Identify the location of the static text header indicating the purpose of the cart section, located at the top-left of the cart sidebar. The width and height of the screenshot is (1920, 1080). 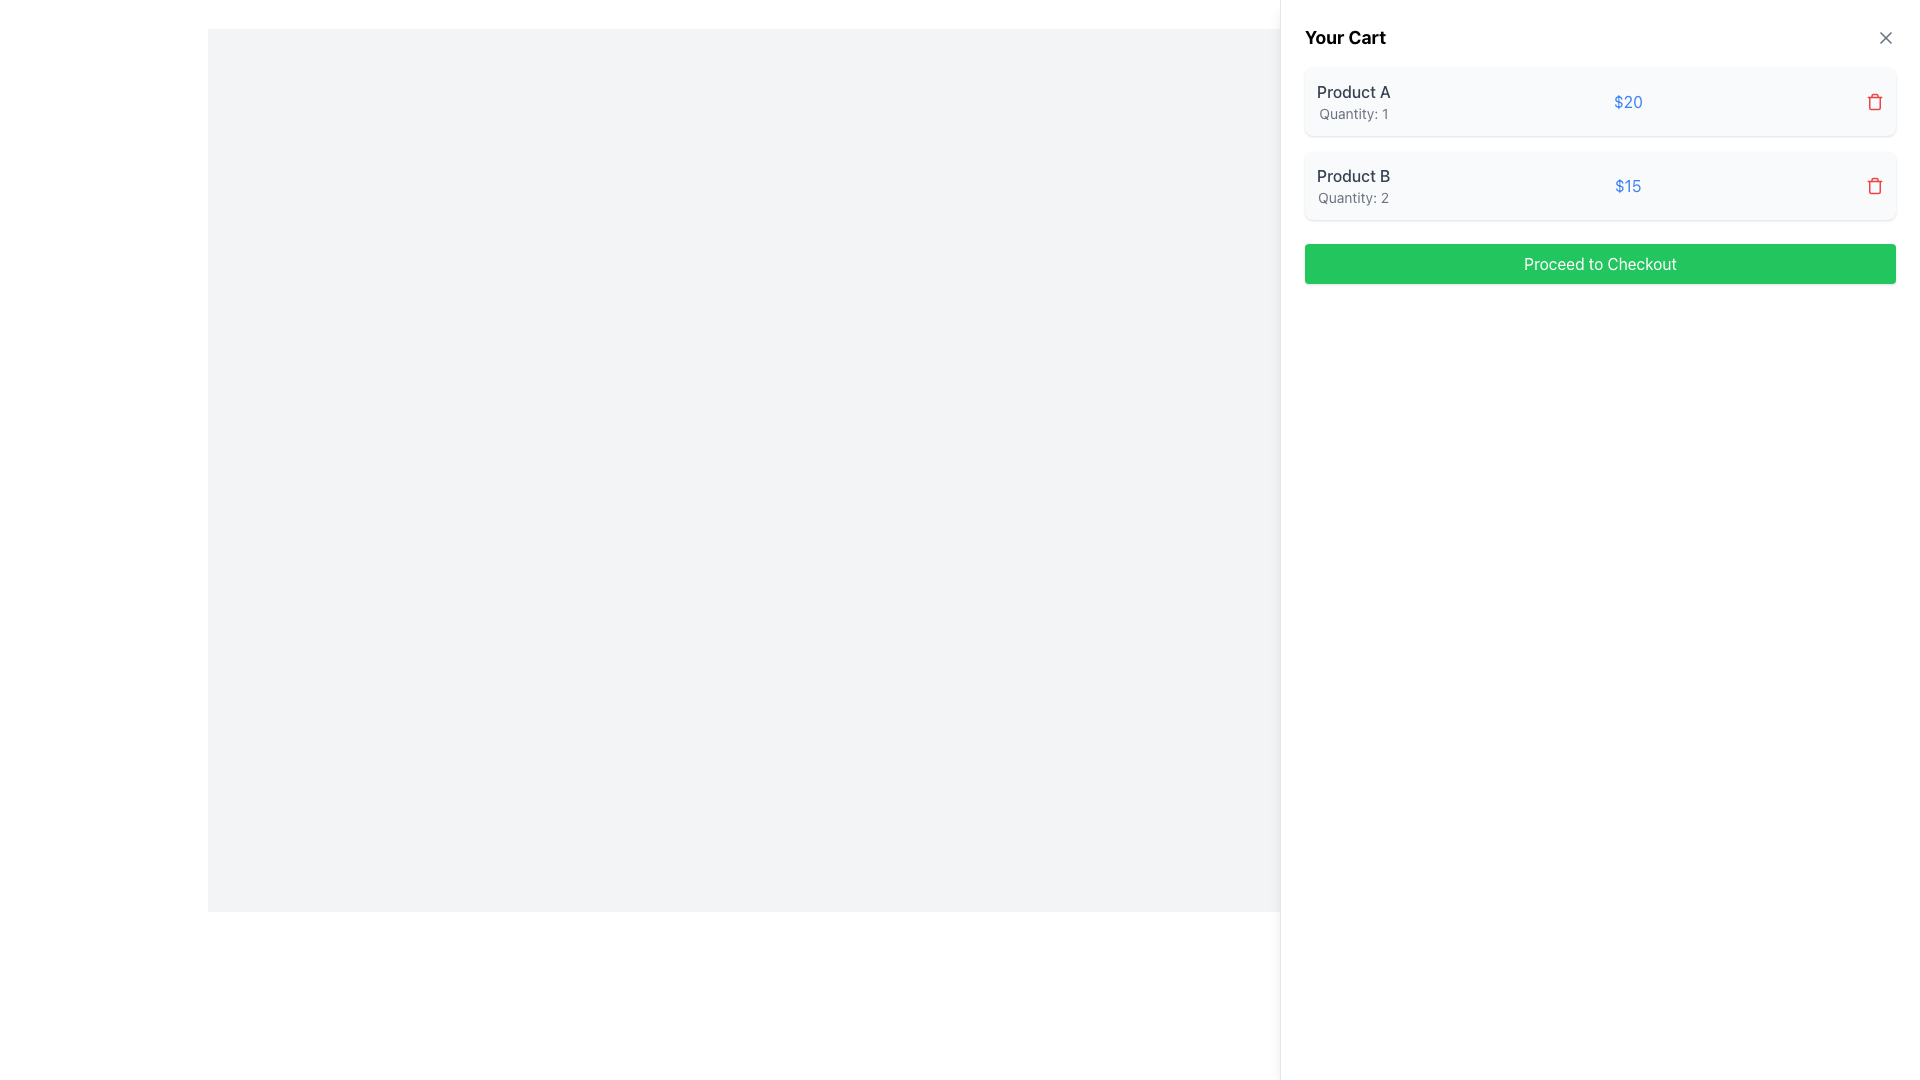
(1345, 38).